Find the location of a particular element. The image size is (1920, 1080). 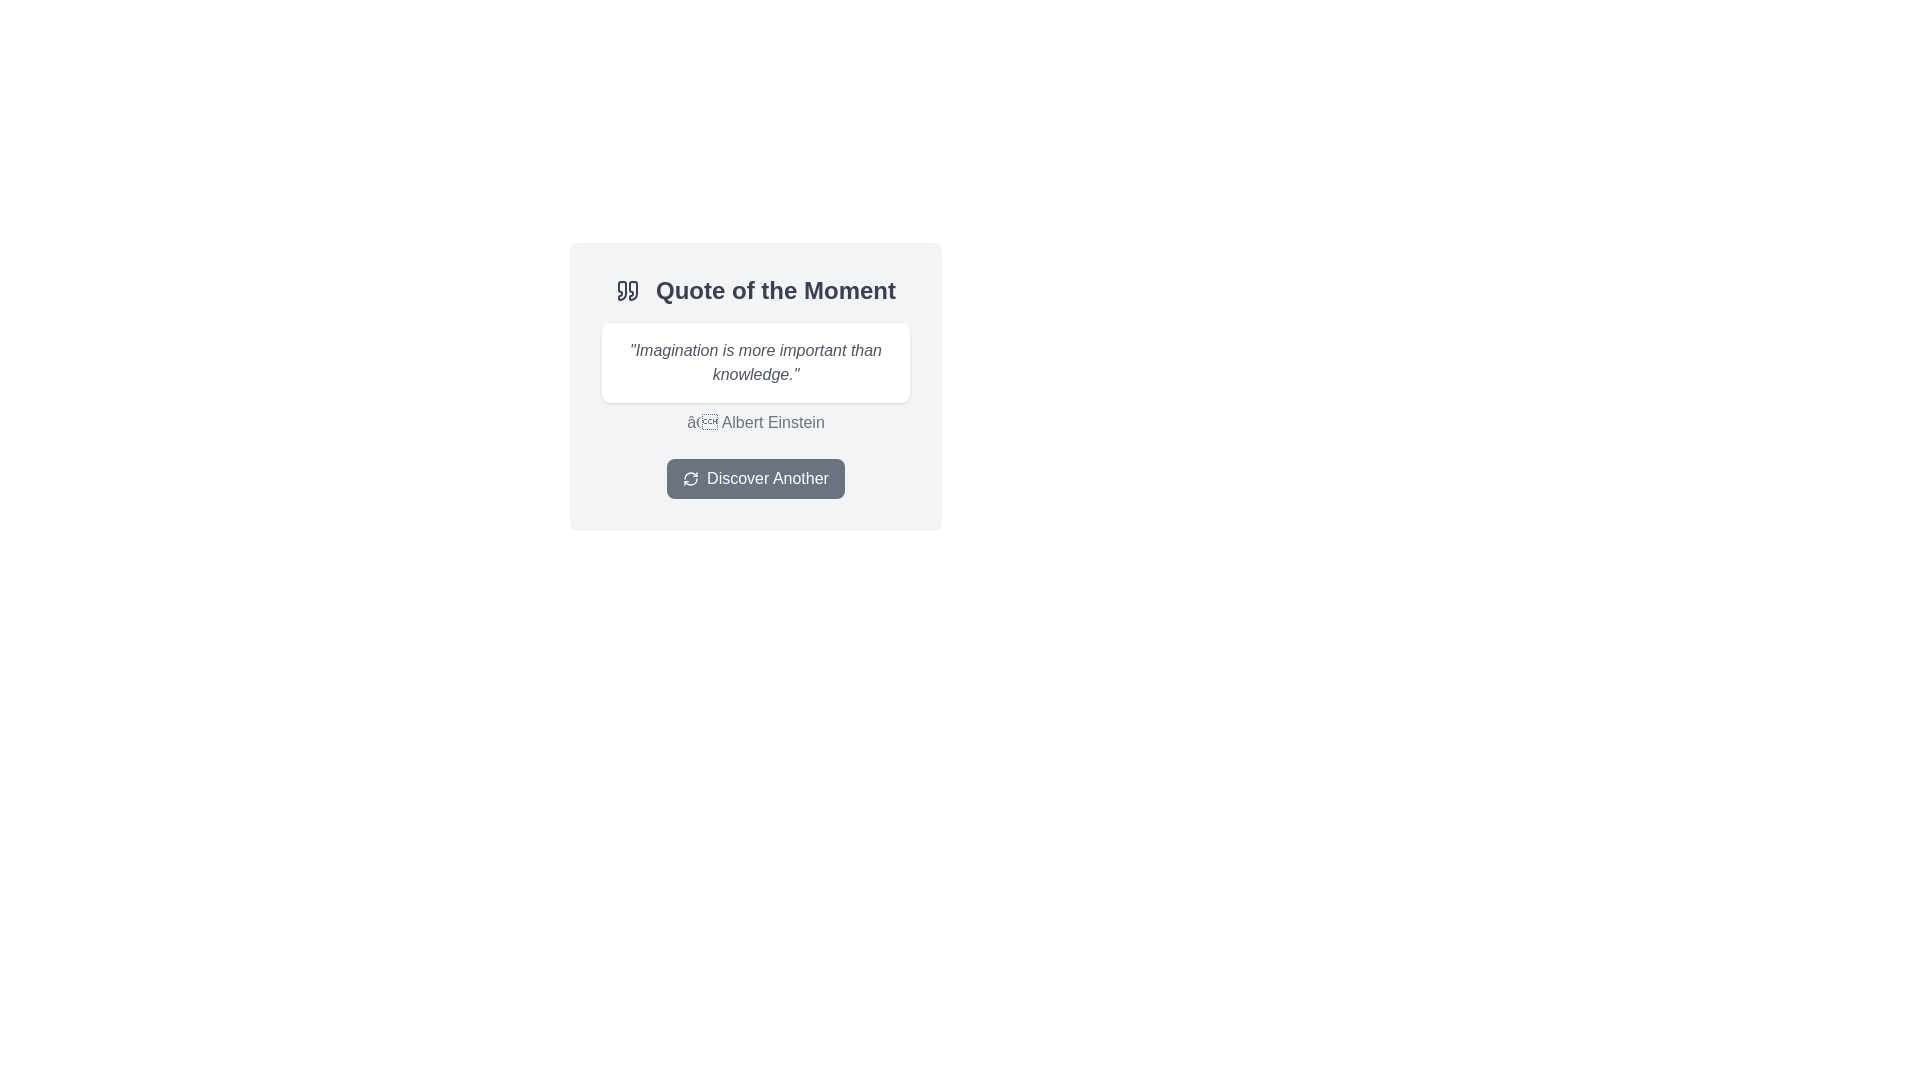

the 'Discover Another' button, which has a decorative refresh icon embedded on the left side is located at coordinates (691, 478).